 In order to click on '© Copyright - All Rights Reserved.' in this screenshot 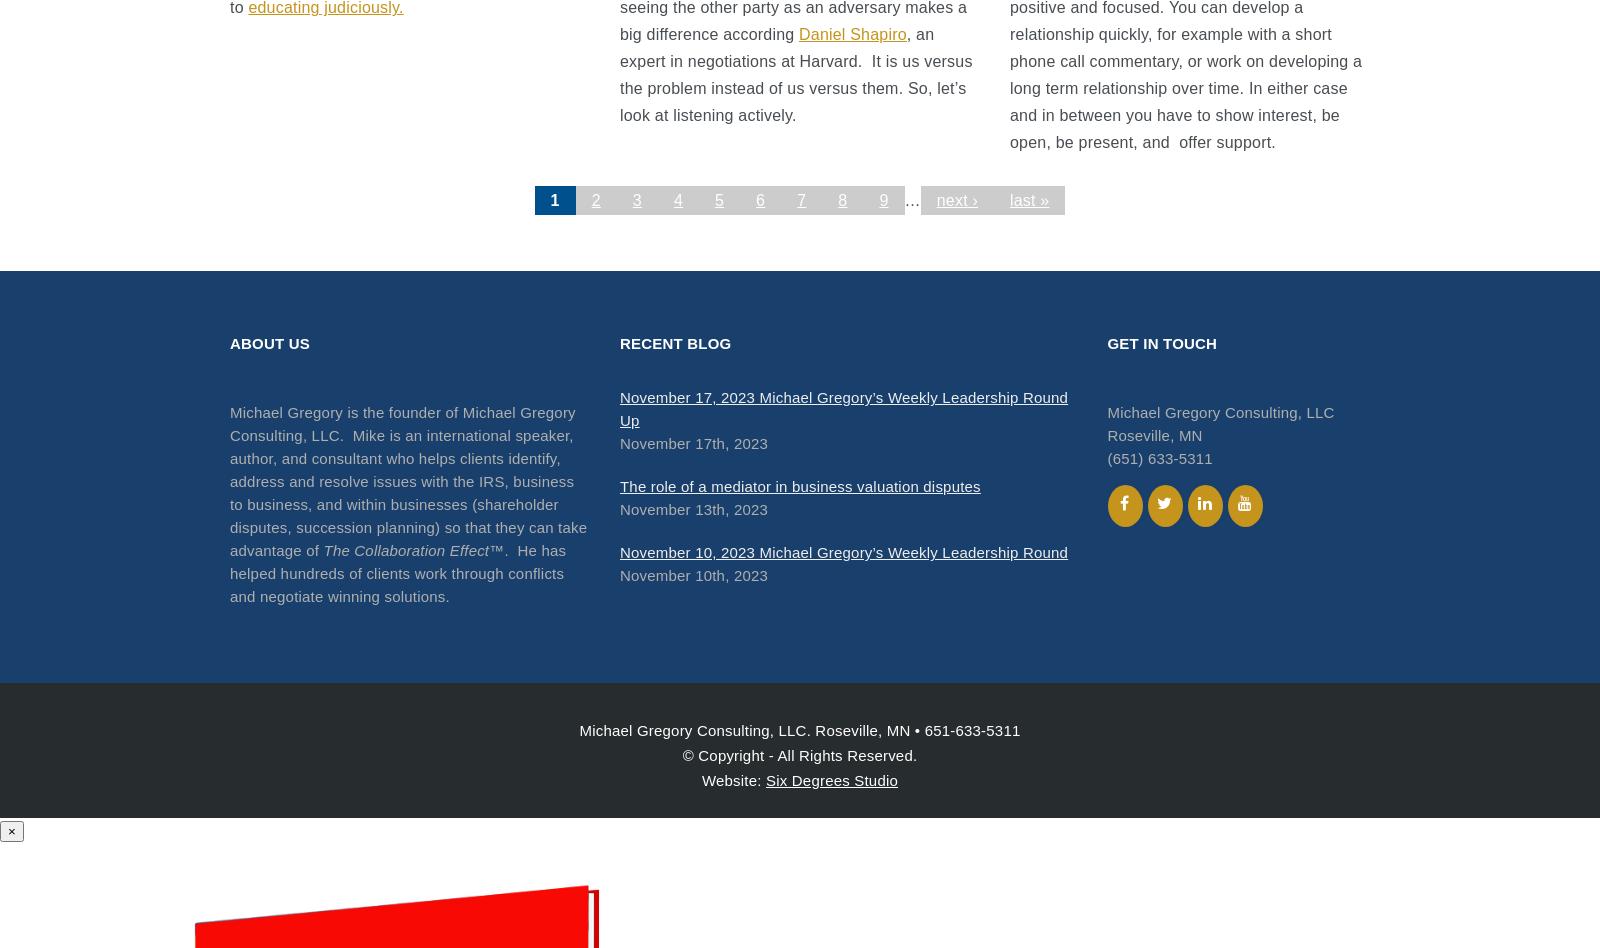, I will do `click(682, 755)`.